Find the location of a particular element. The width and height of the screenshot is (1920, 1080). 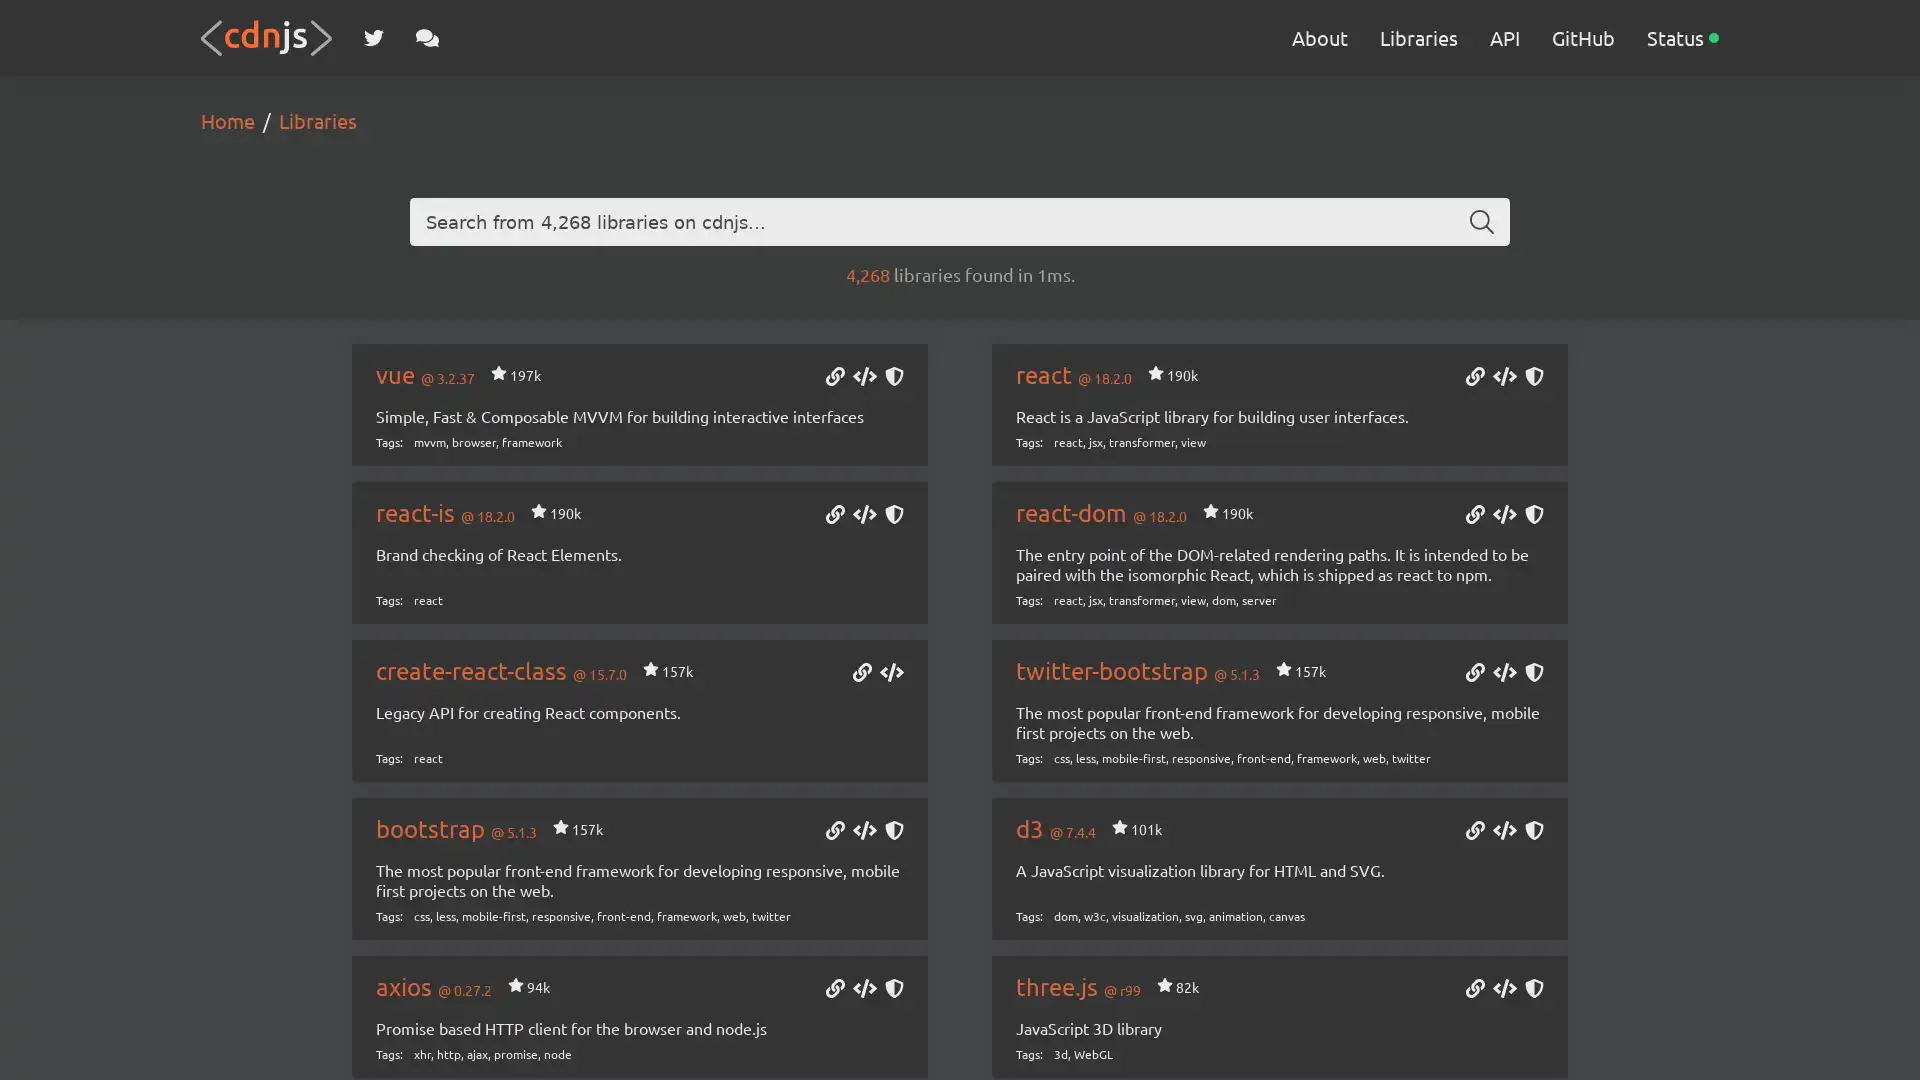

Copy Script Tag is located at coordinates (864, 515).